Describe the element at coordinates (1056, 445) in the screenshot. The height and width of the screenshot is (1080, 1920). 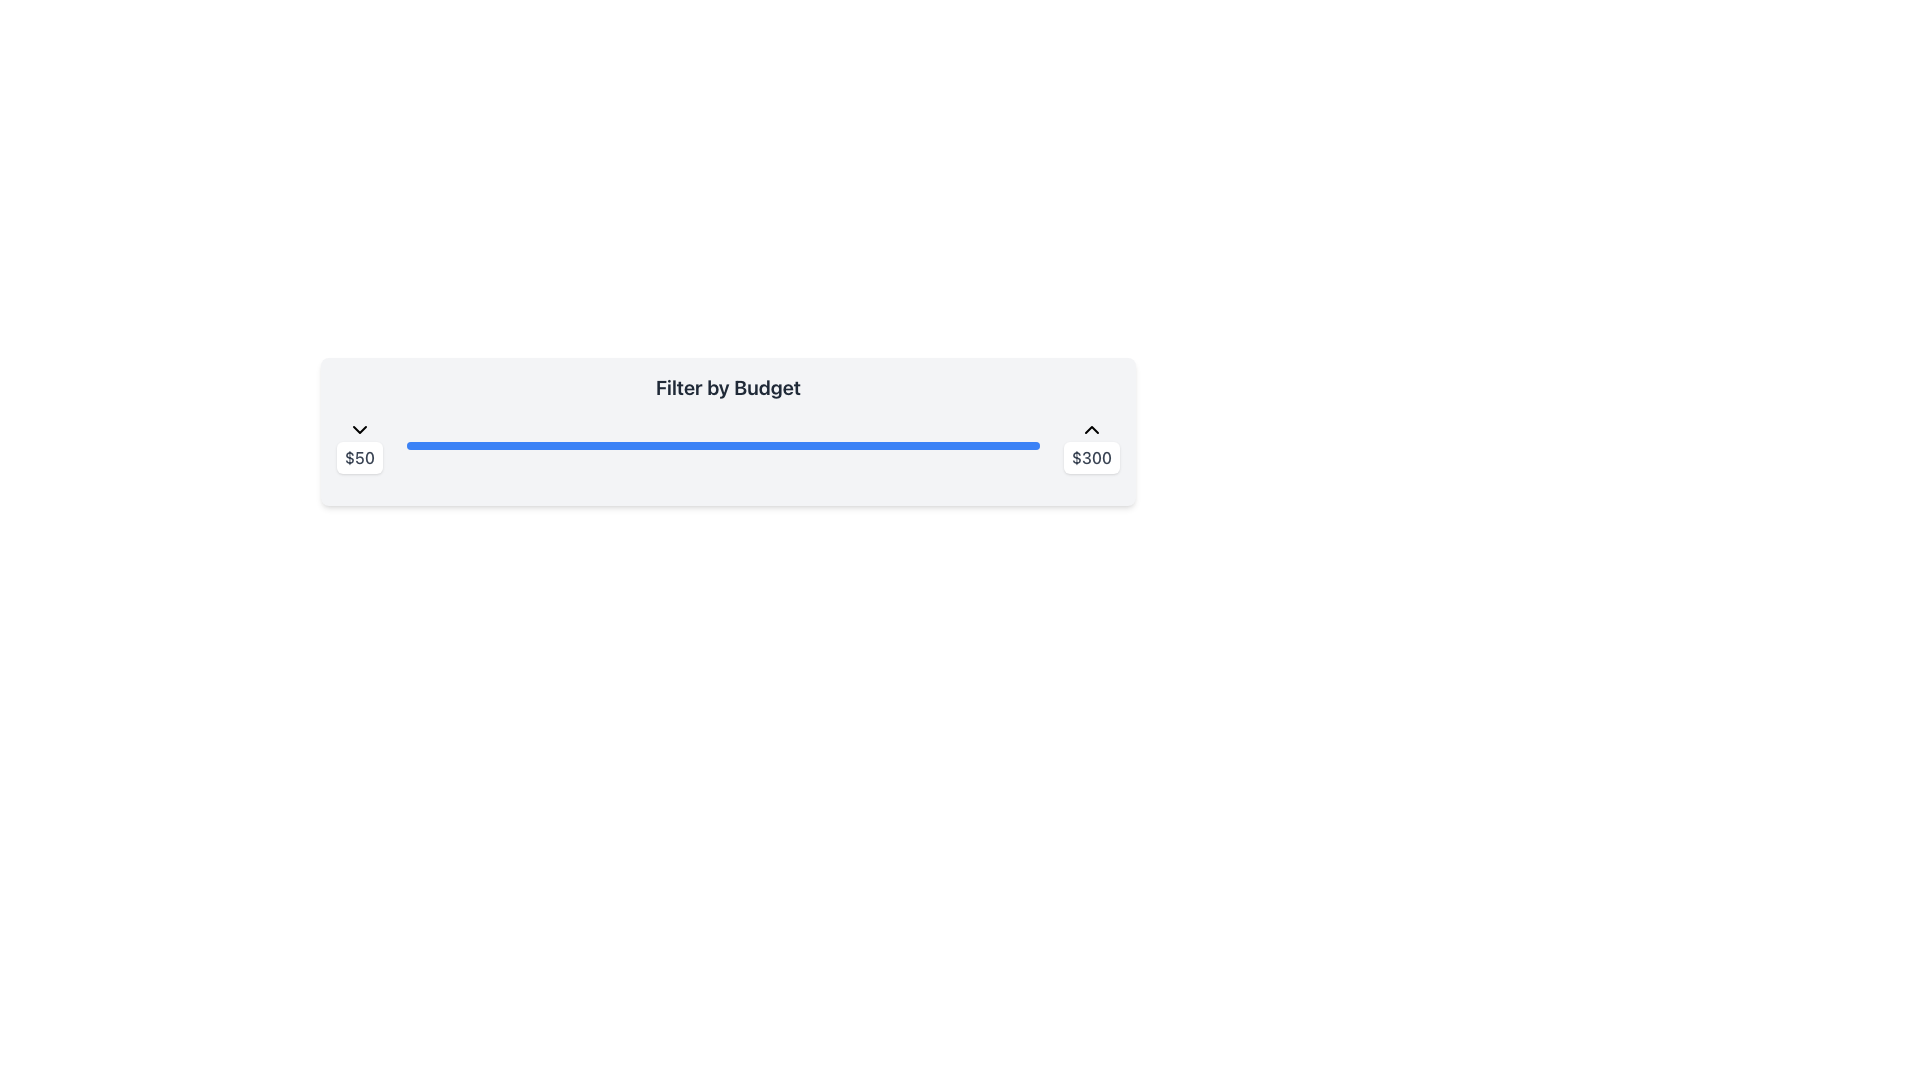
I see `the slider value` at that location.